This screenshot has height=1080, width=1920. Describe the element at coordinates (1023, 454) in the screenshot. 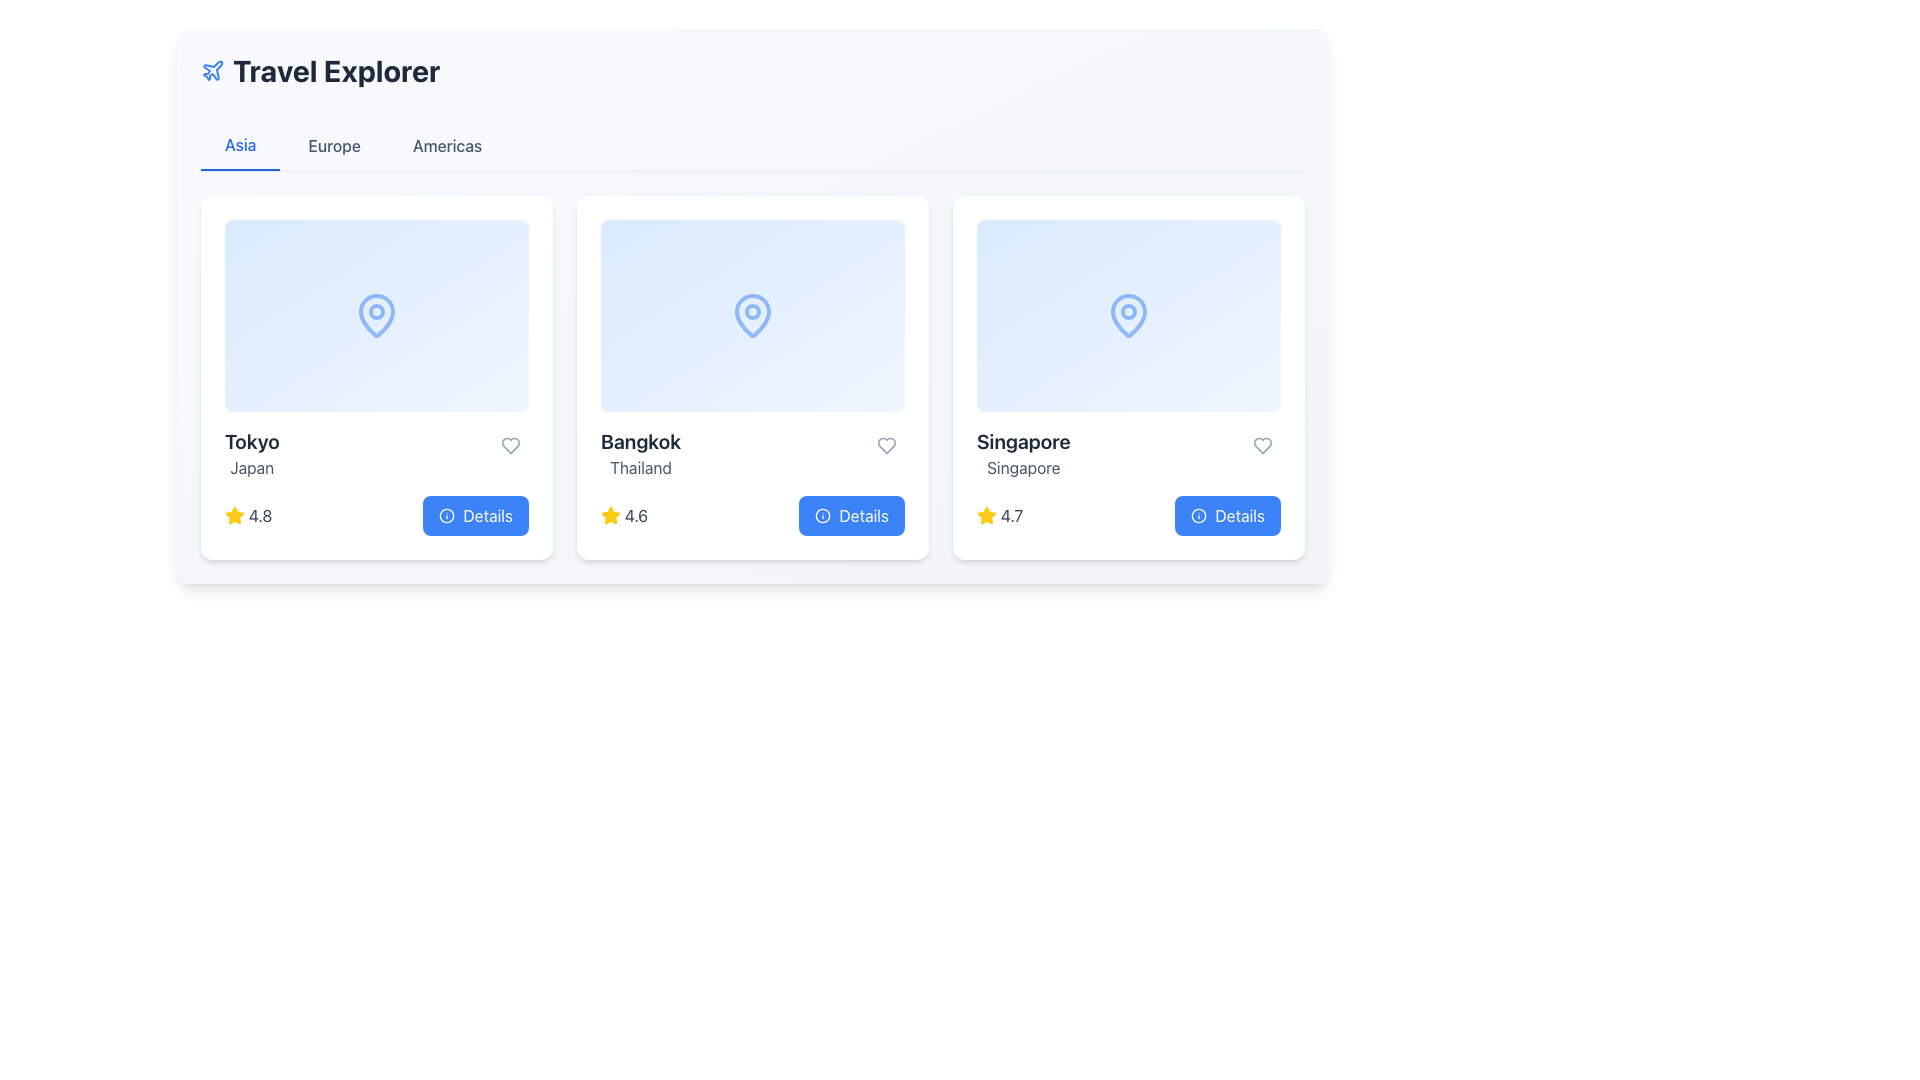

I see `text content of the Text display styled for emphasis that shows 'Singapore' in a larger, bold font and 'Singapore' in a smaller, lighter font, located as the third element in the row of location cards under the 'Asia' tab` at that location.